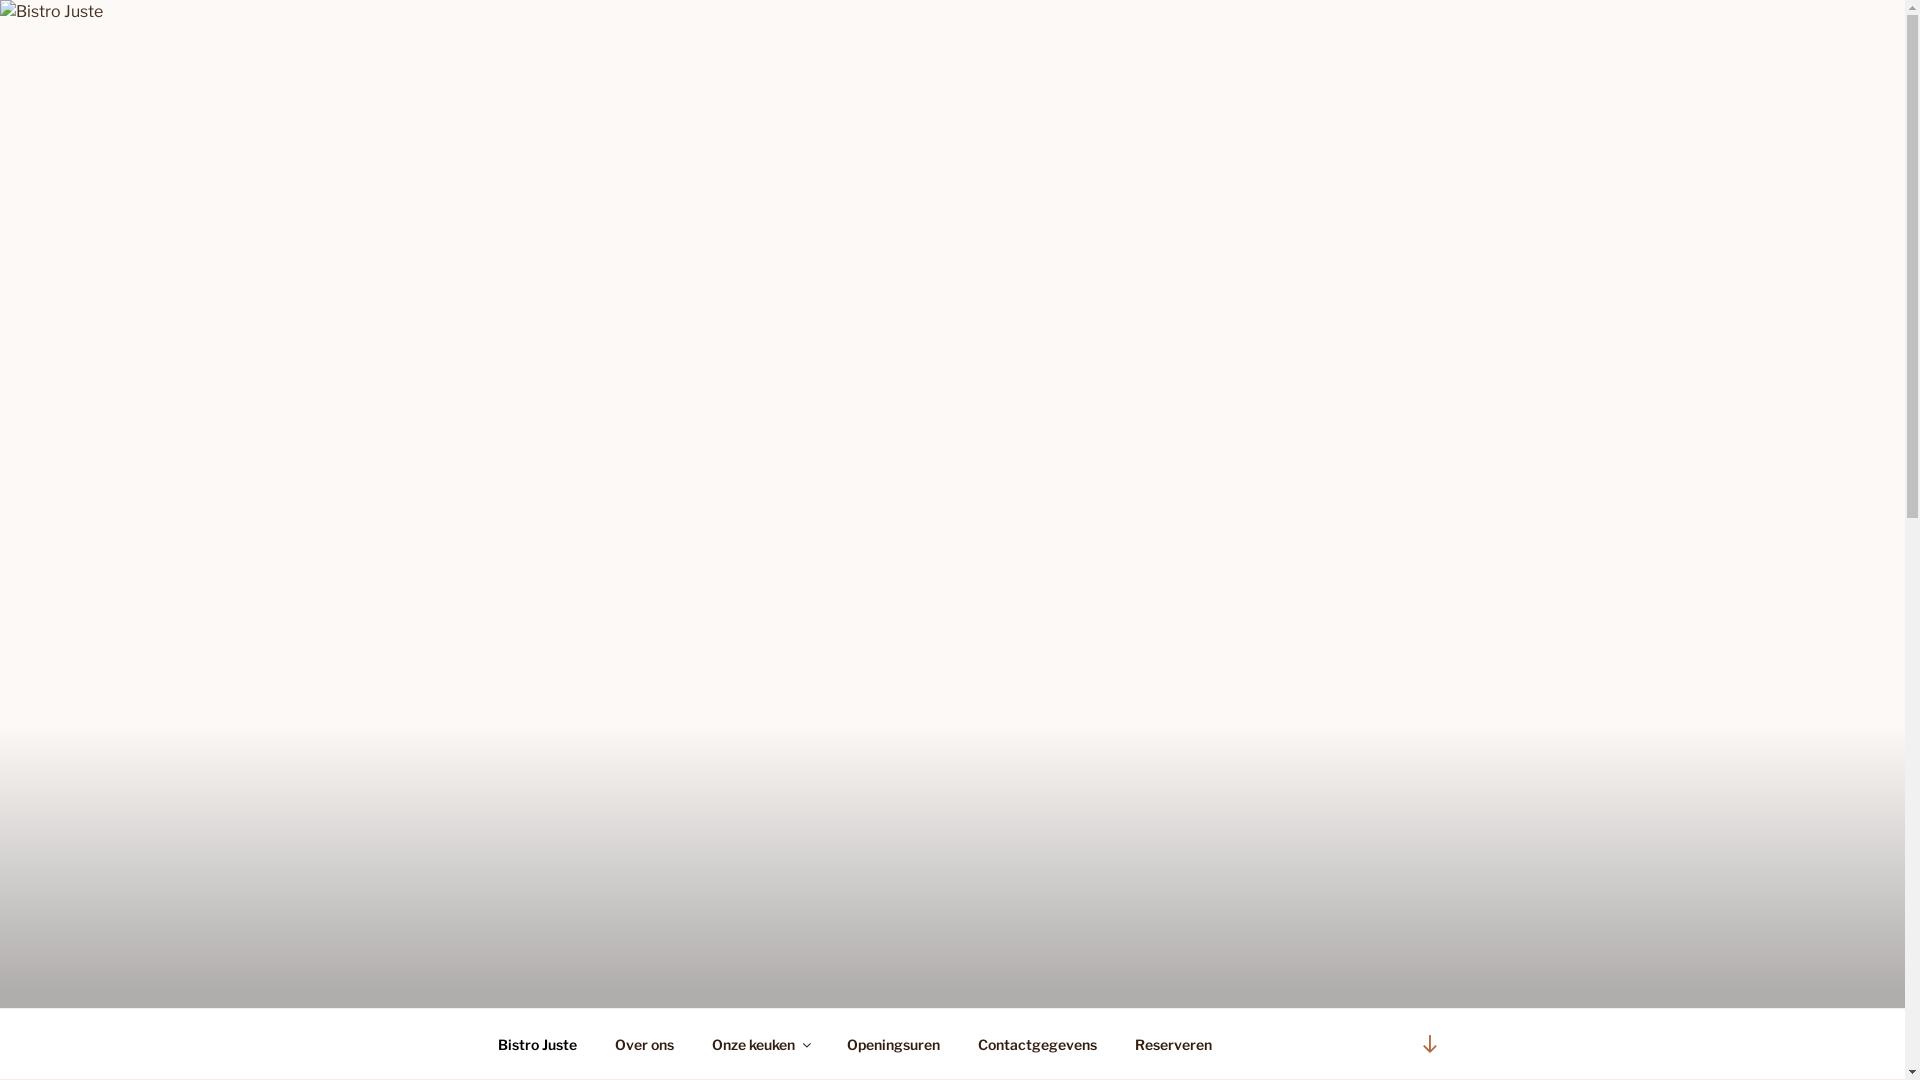 The height and width of the screenshot is (1080, 1920). I want to click on 'Reserveren', so click(1117, 1043).